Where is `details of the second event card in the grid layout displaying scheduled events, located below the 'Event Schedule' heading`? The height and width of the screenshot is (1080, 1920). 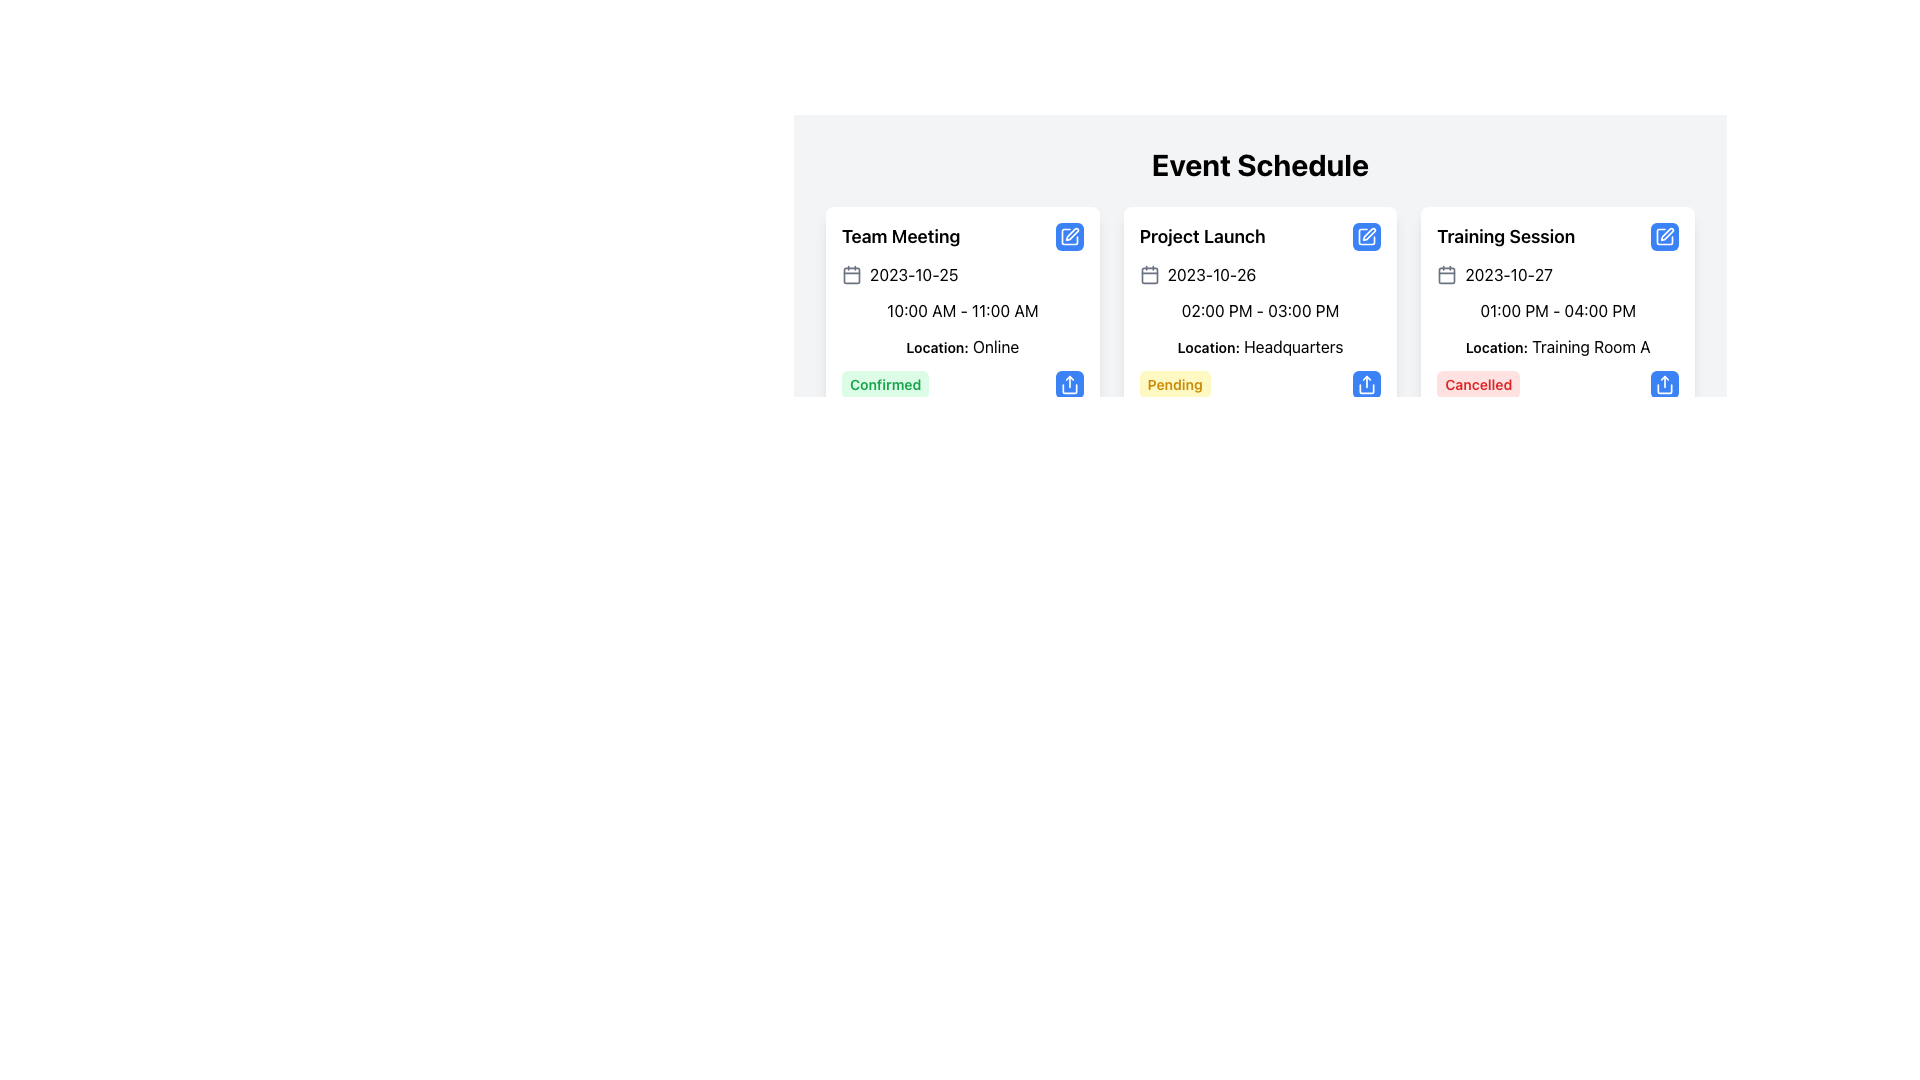 details of the second event card in the grid layout displaying scheduled events, located below the 'Event Schedule' heading is located at coordinates (1259, 311).